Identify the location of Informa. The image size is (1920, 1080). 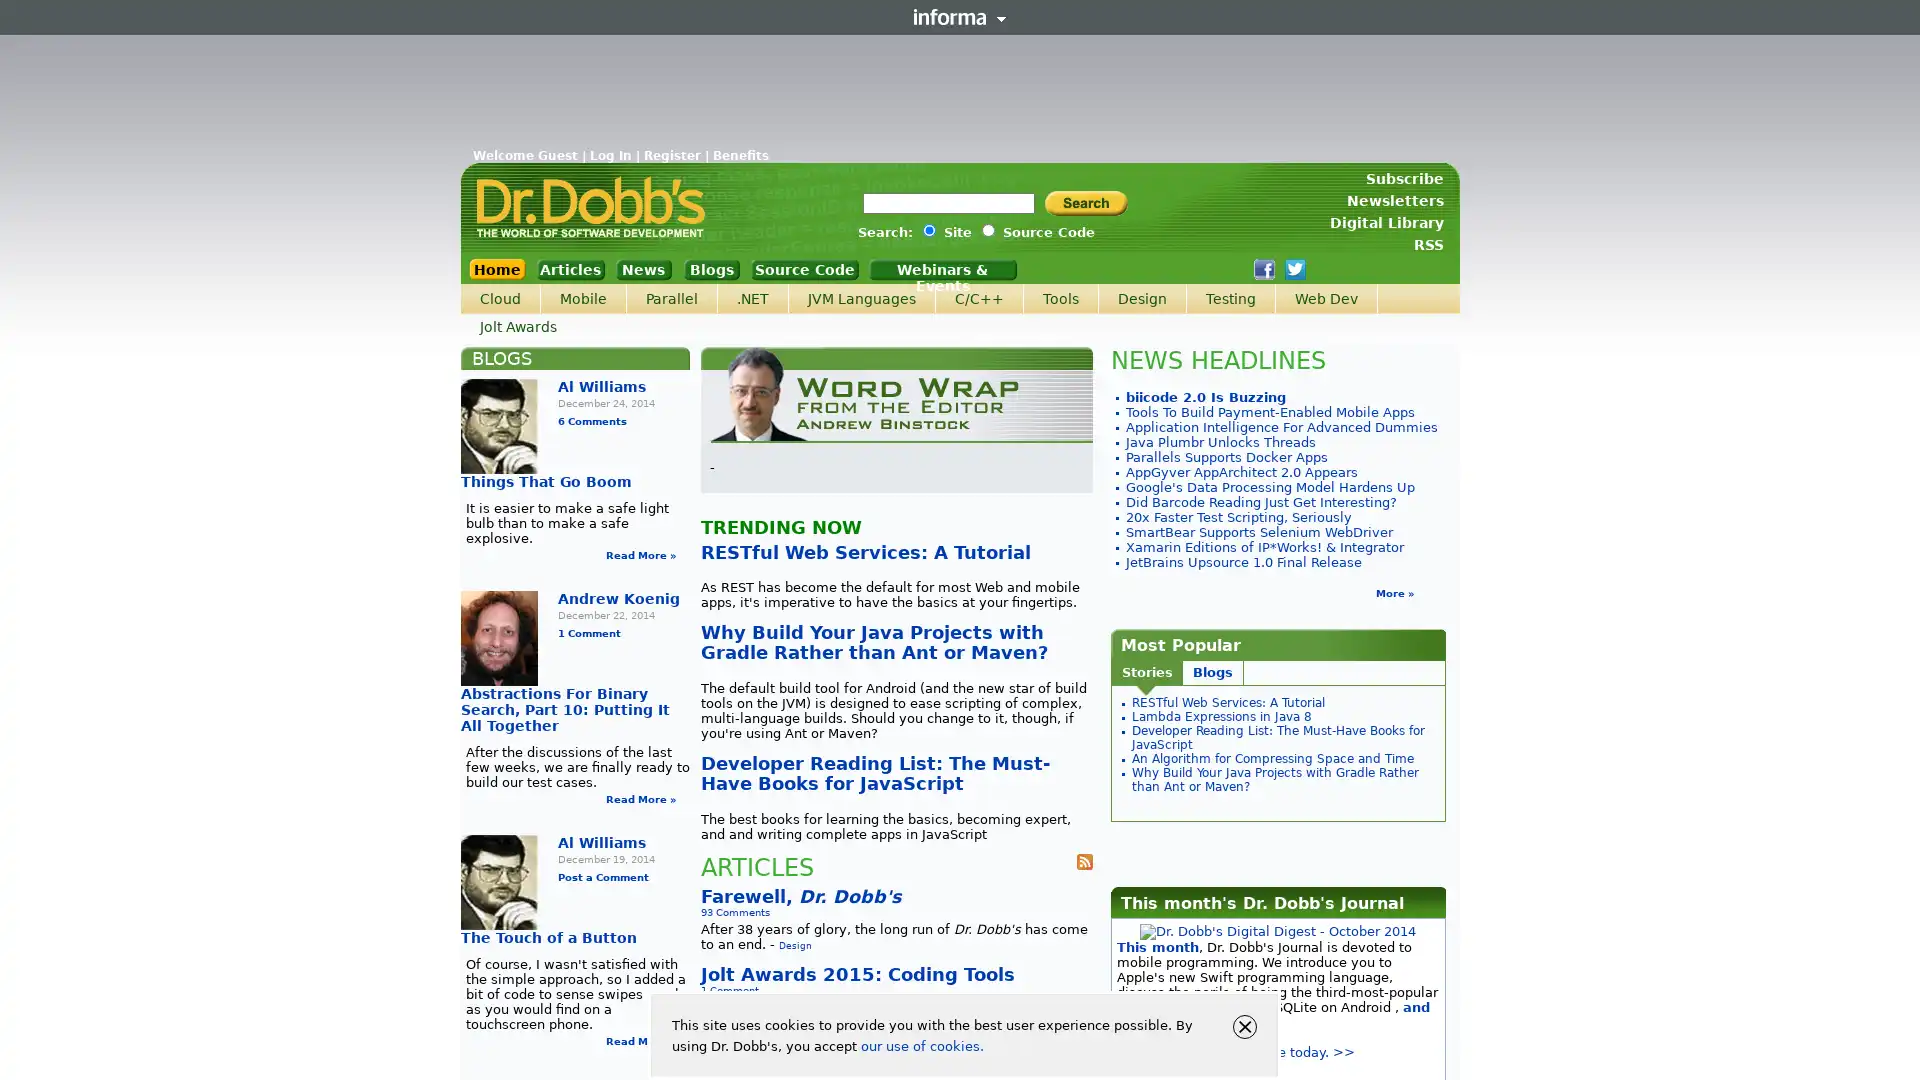
(960, 16).